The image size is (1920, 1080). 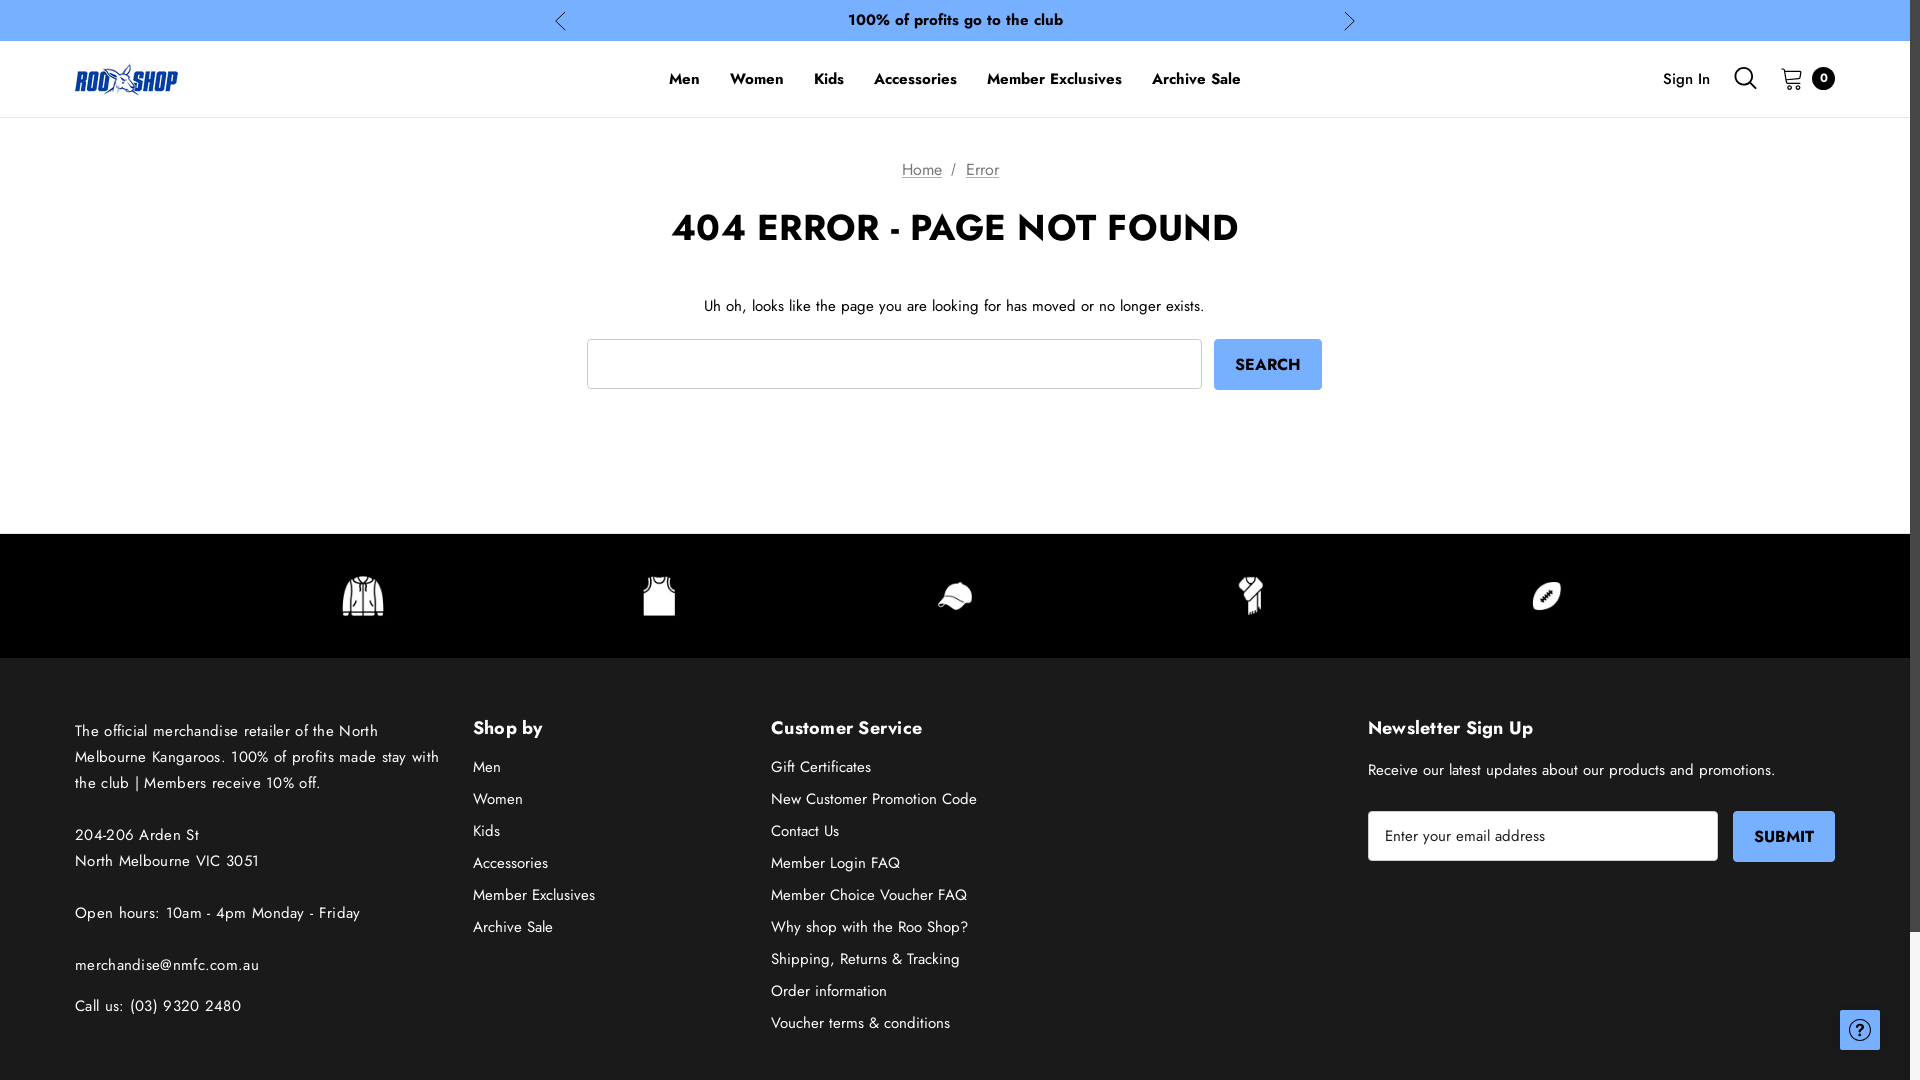 I want to click on 'Next', so click(x=1349, y=20).